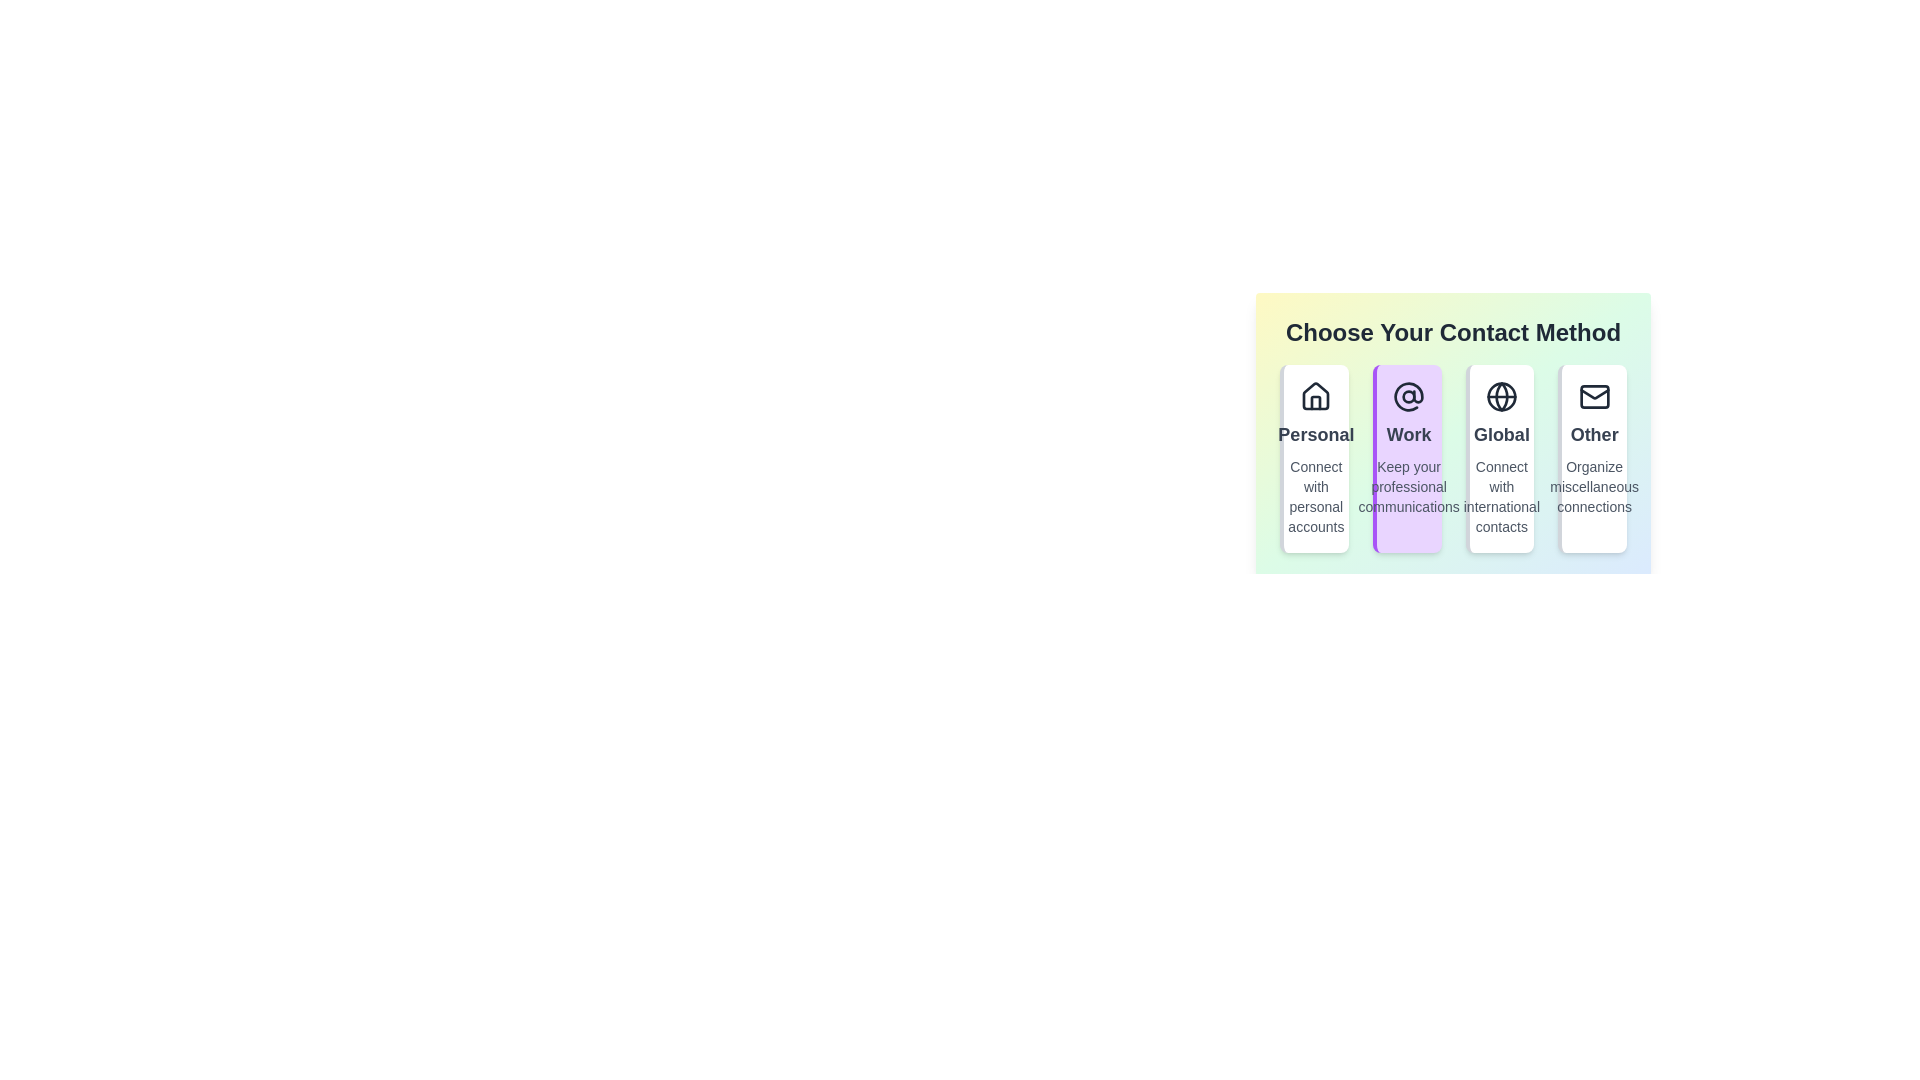  I want to click on the contact method Personal to observe the animation effect, so click(1314, 459).